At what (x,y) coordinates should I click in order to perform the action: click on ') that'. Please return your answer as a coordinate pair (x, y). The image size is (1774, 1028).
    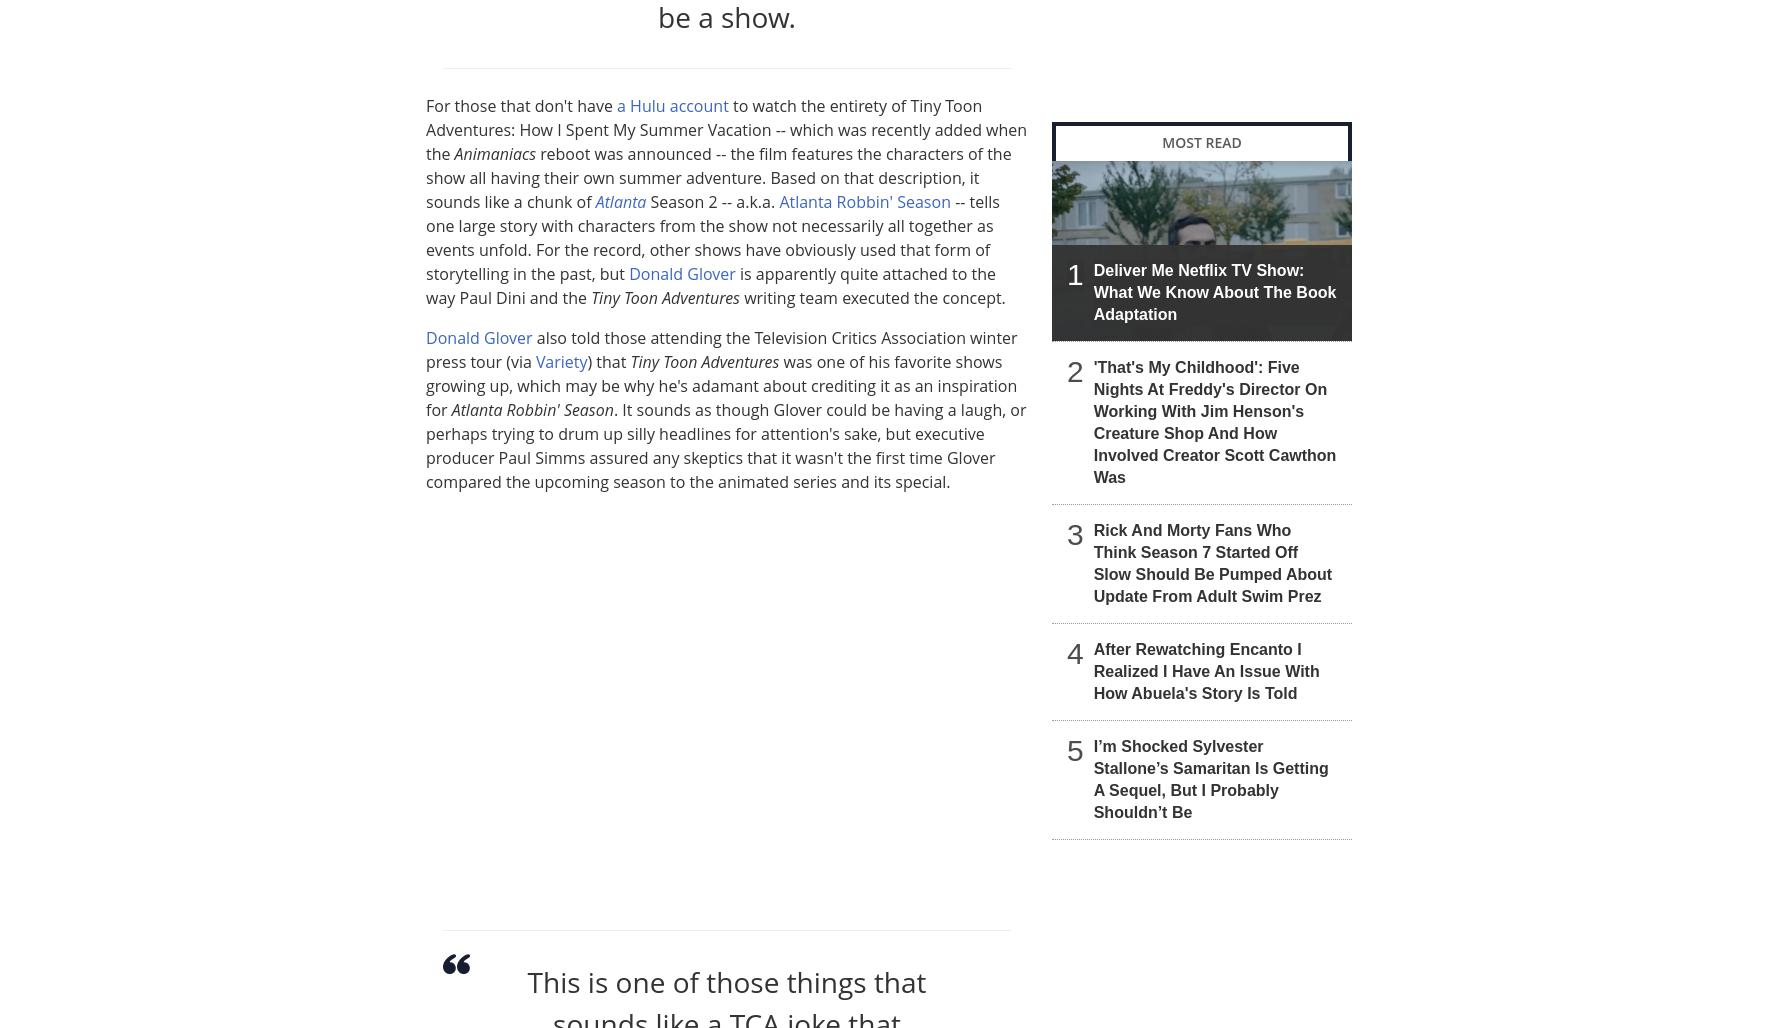
    Looking at the image, I should click on (607, 360).